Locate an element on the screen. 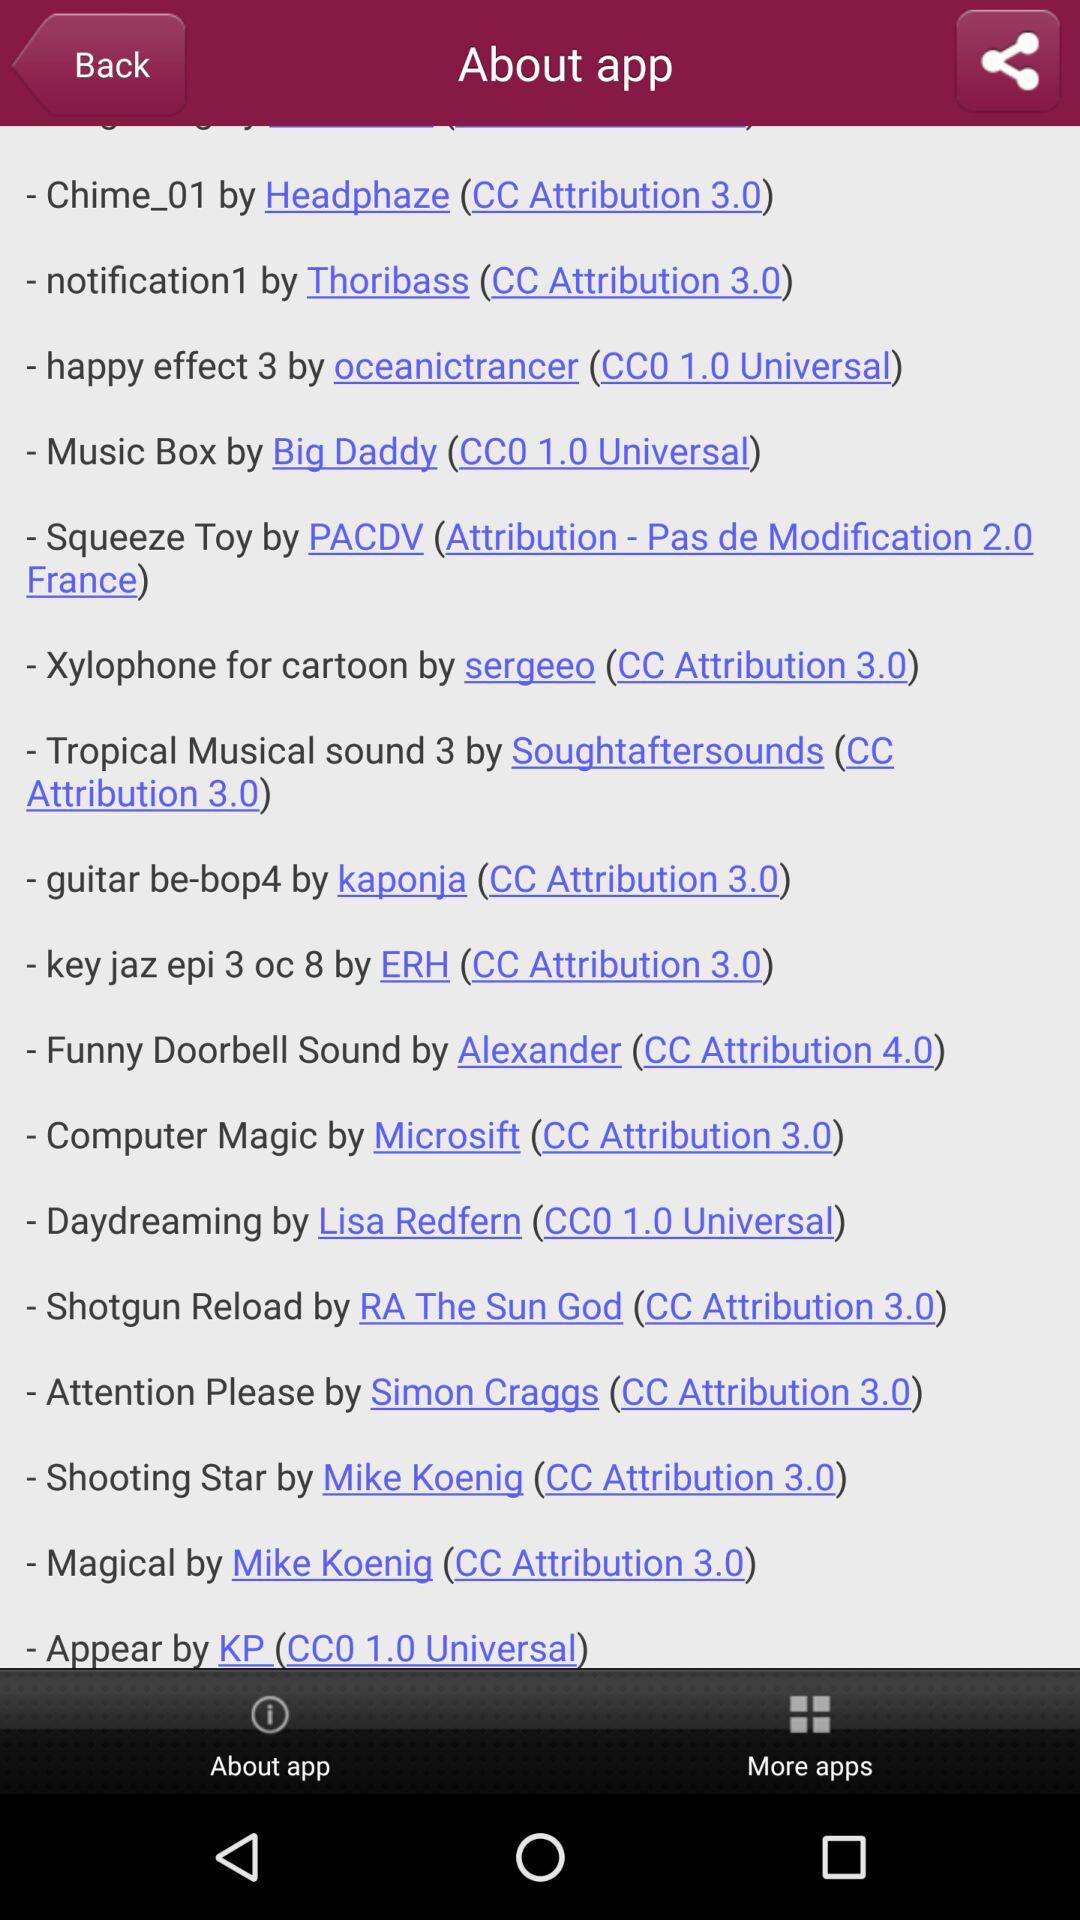  the button at the bottom right corner is located at coordinates (810, 1732).